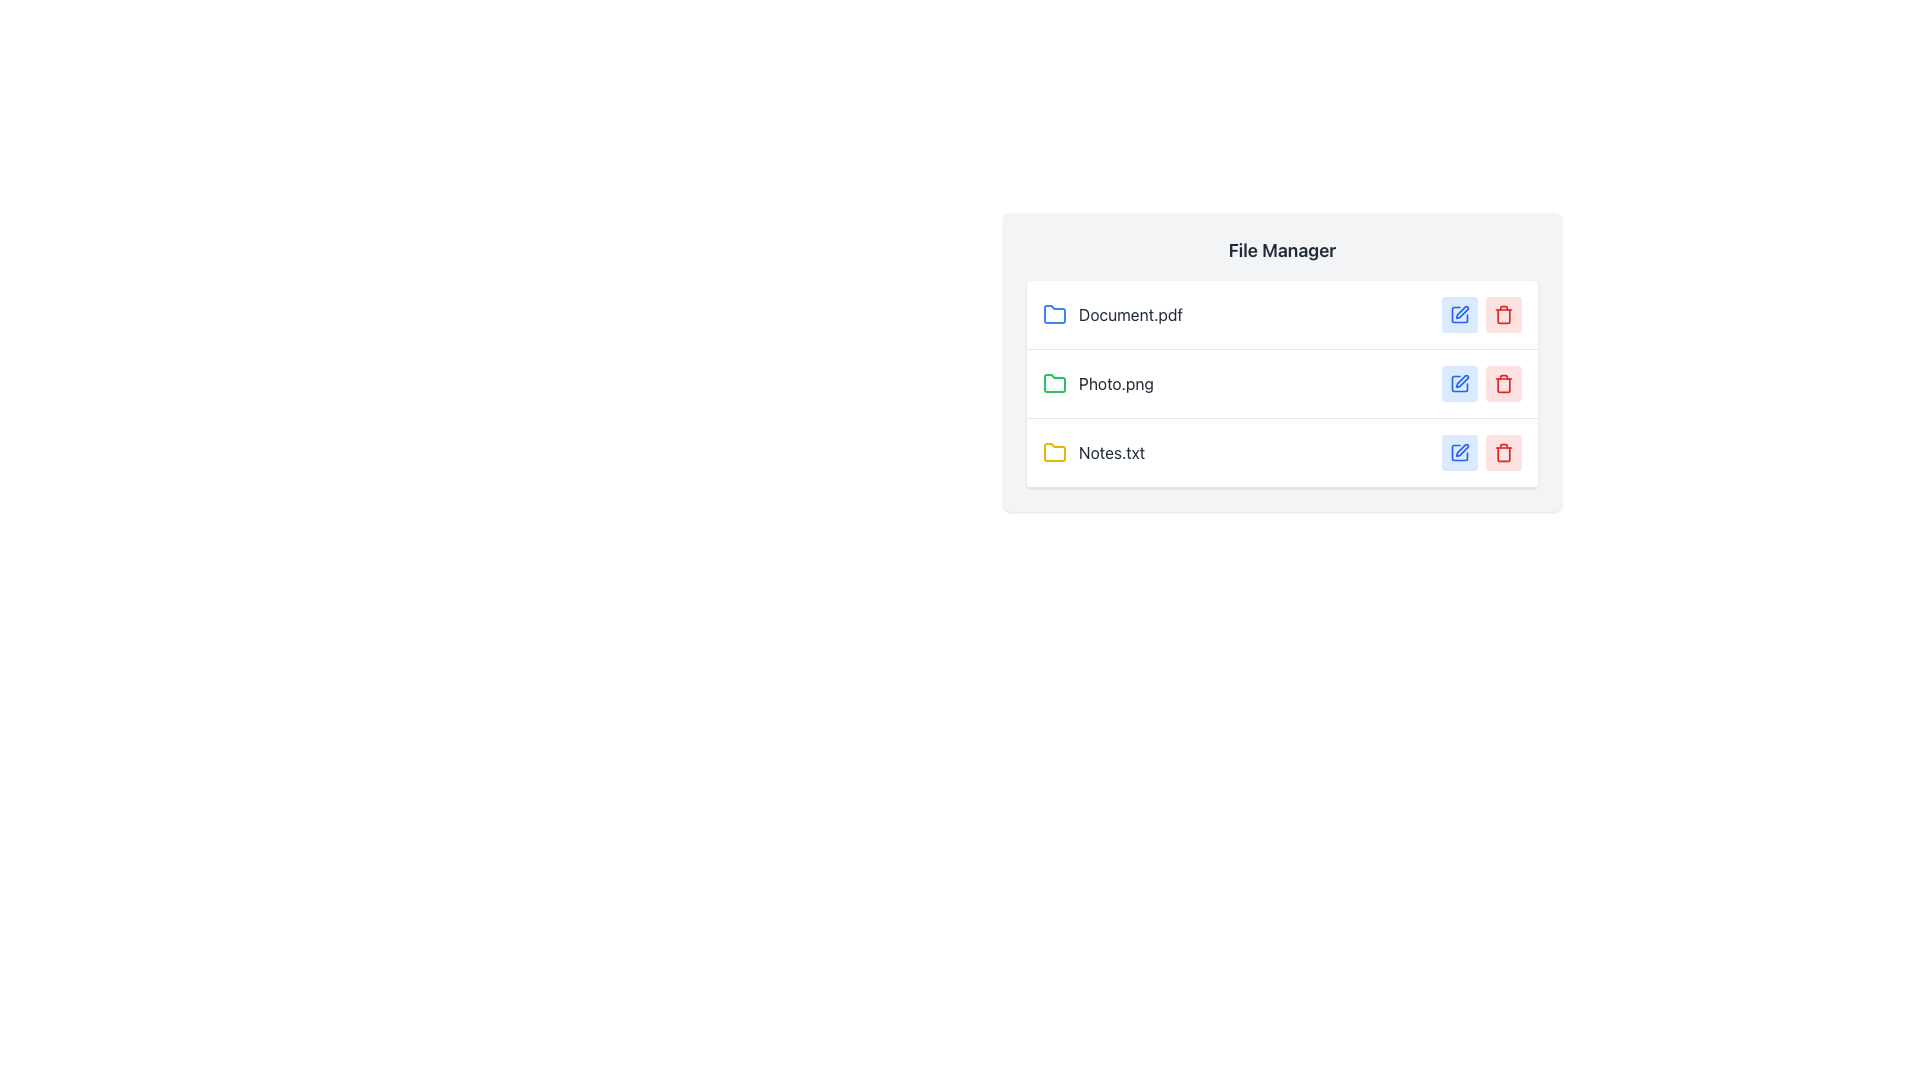  What do you see at coordinates (1282, 362) in the screenshot?
I see `the 'Photo.png' file entry in the File Manager` at bounding box center [1282, 362].